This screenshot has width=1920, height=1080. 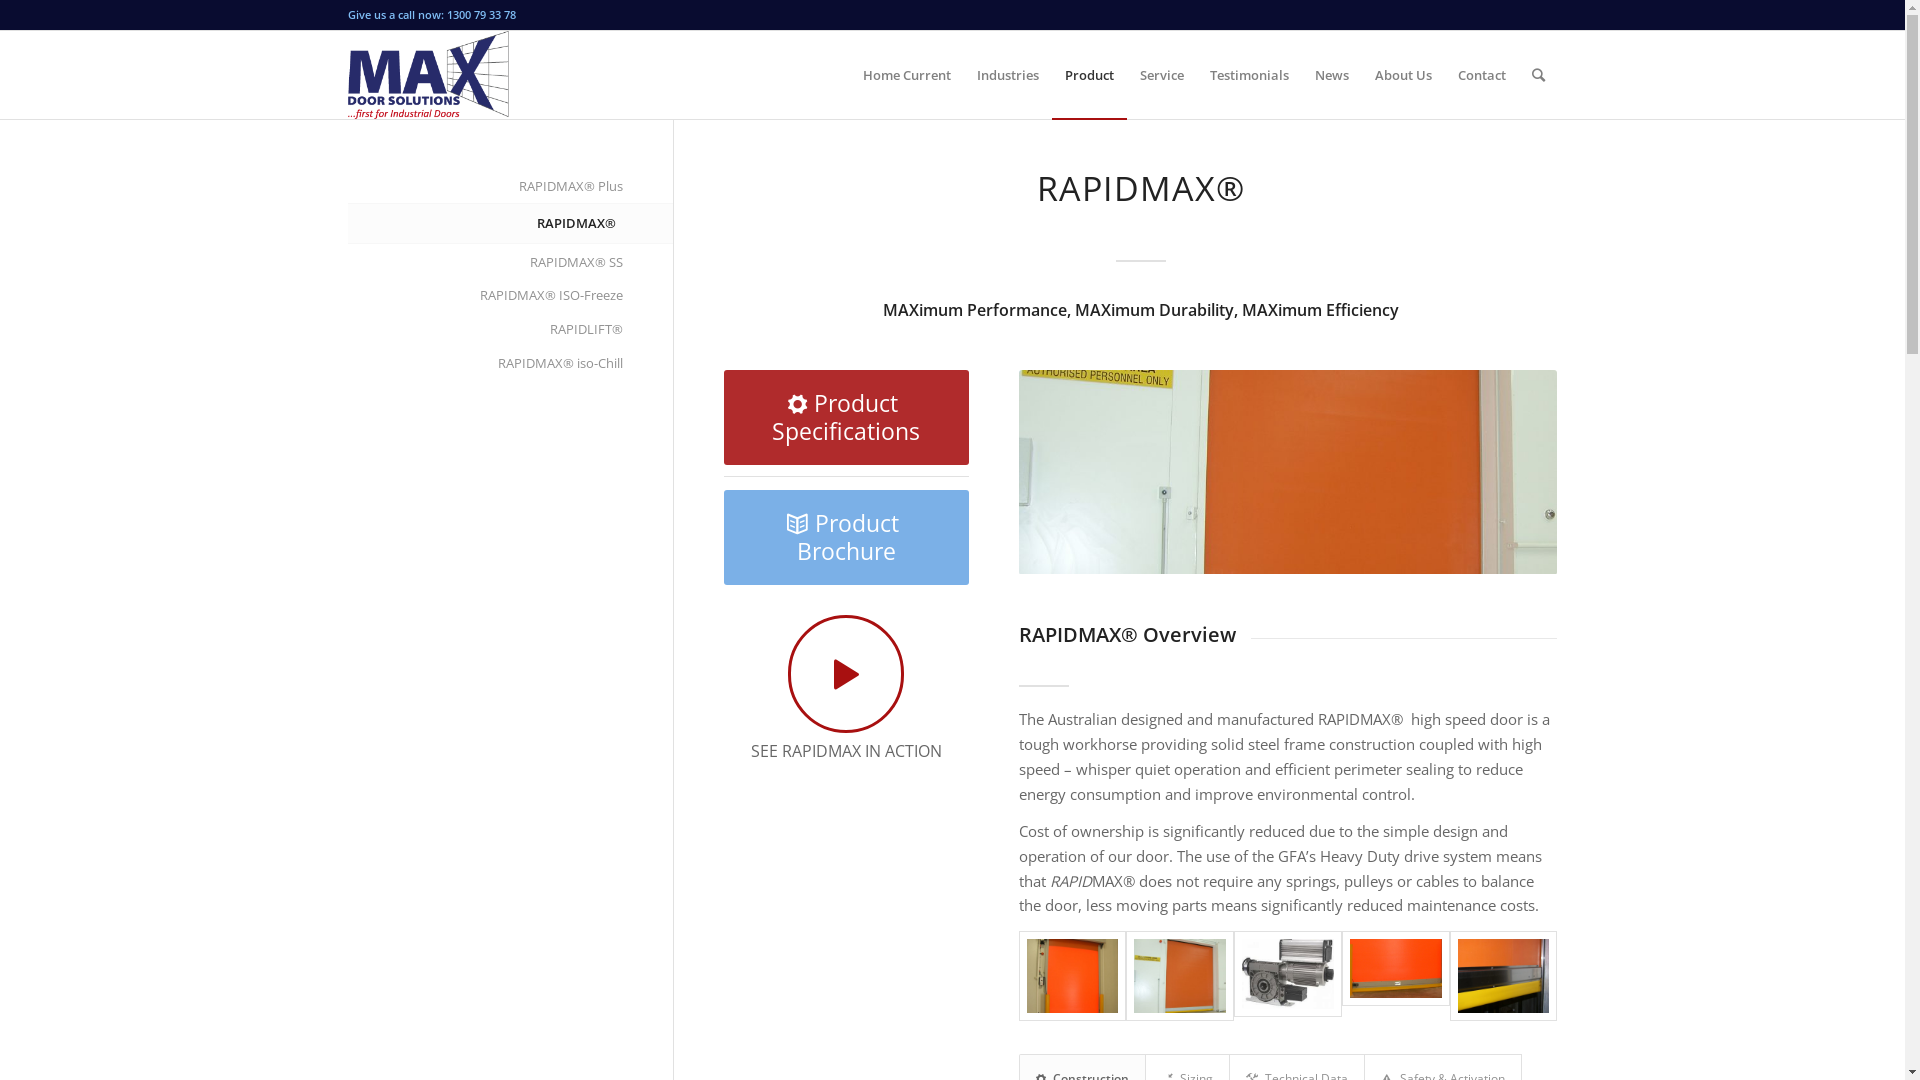 What do you see at coordinates (1444, 73) in the screenshot?
I see `'Contact'` at bounding box center [1444, 73].